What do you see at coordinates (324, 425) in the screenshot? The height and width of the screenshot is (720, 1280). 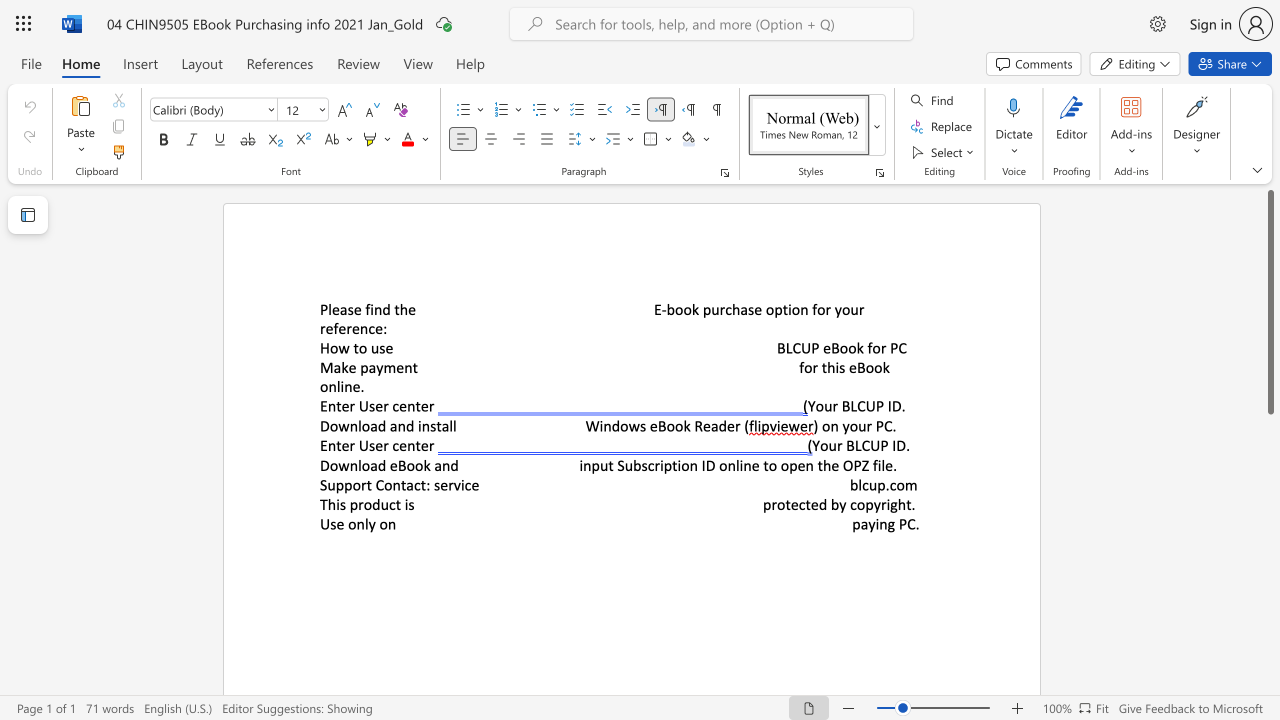 I see `the 1th character "D" in the text` at bounding box center [324, 425].